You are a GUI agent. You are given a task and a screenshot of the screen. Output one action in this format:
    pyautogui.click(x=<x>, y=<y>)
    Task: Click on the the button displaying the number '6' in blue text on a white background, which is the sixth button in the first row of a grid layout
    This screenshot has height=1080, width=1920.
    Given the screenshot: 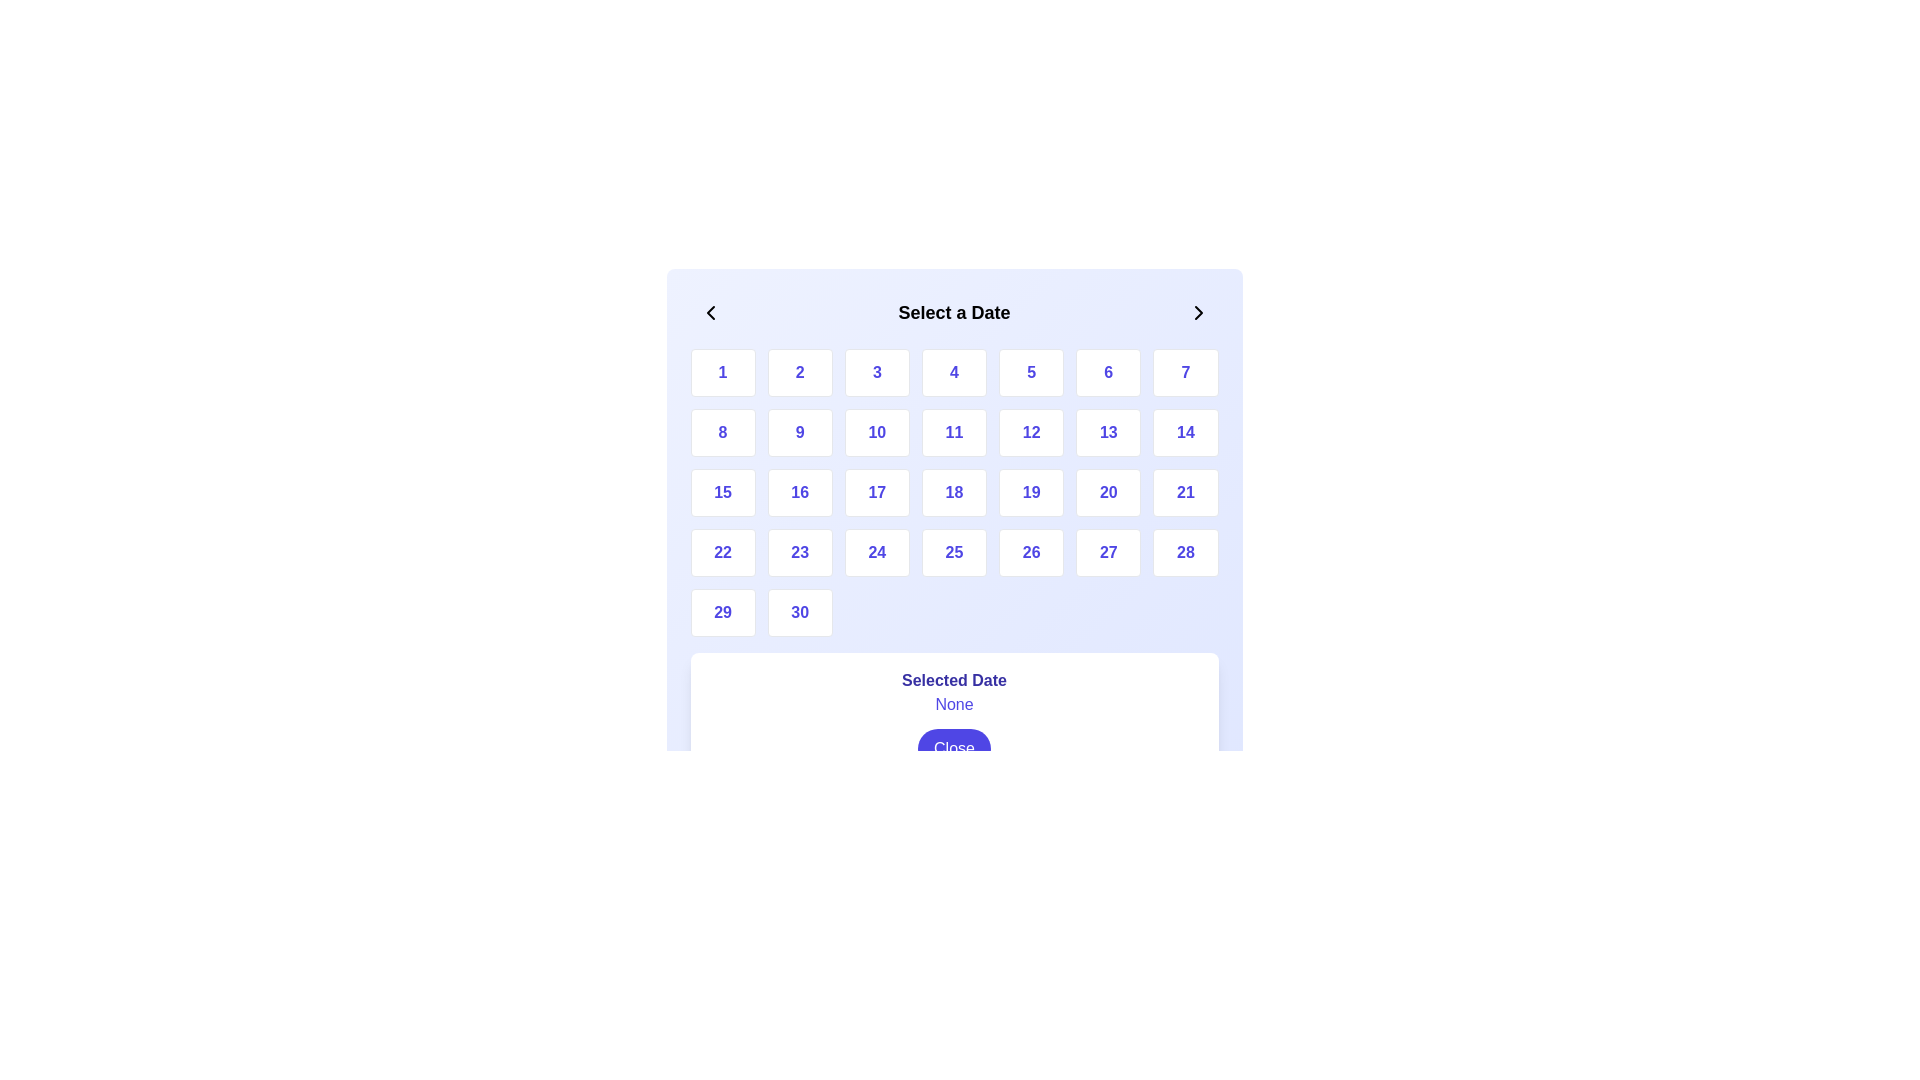 What is the action you would take?
    pyautogui.click(x=1107, y=373)
    